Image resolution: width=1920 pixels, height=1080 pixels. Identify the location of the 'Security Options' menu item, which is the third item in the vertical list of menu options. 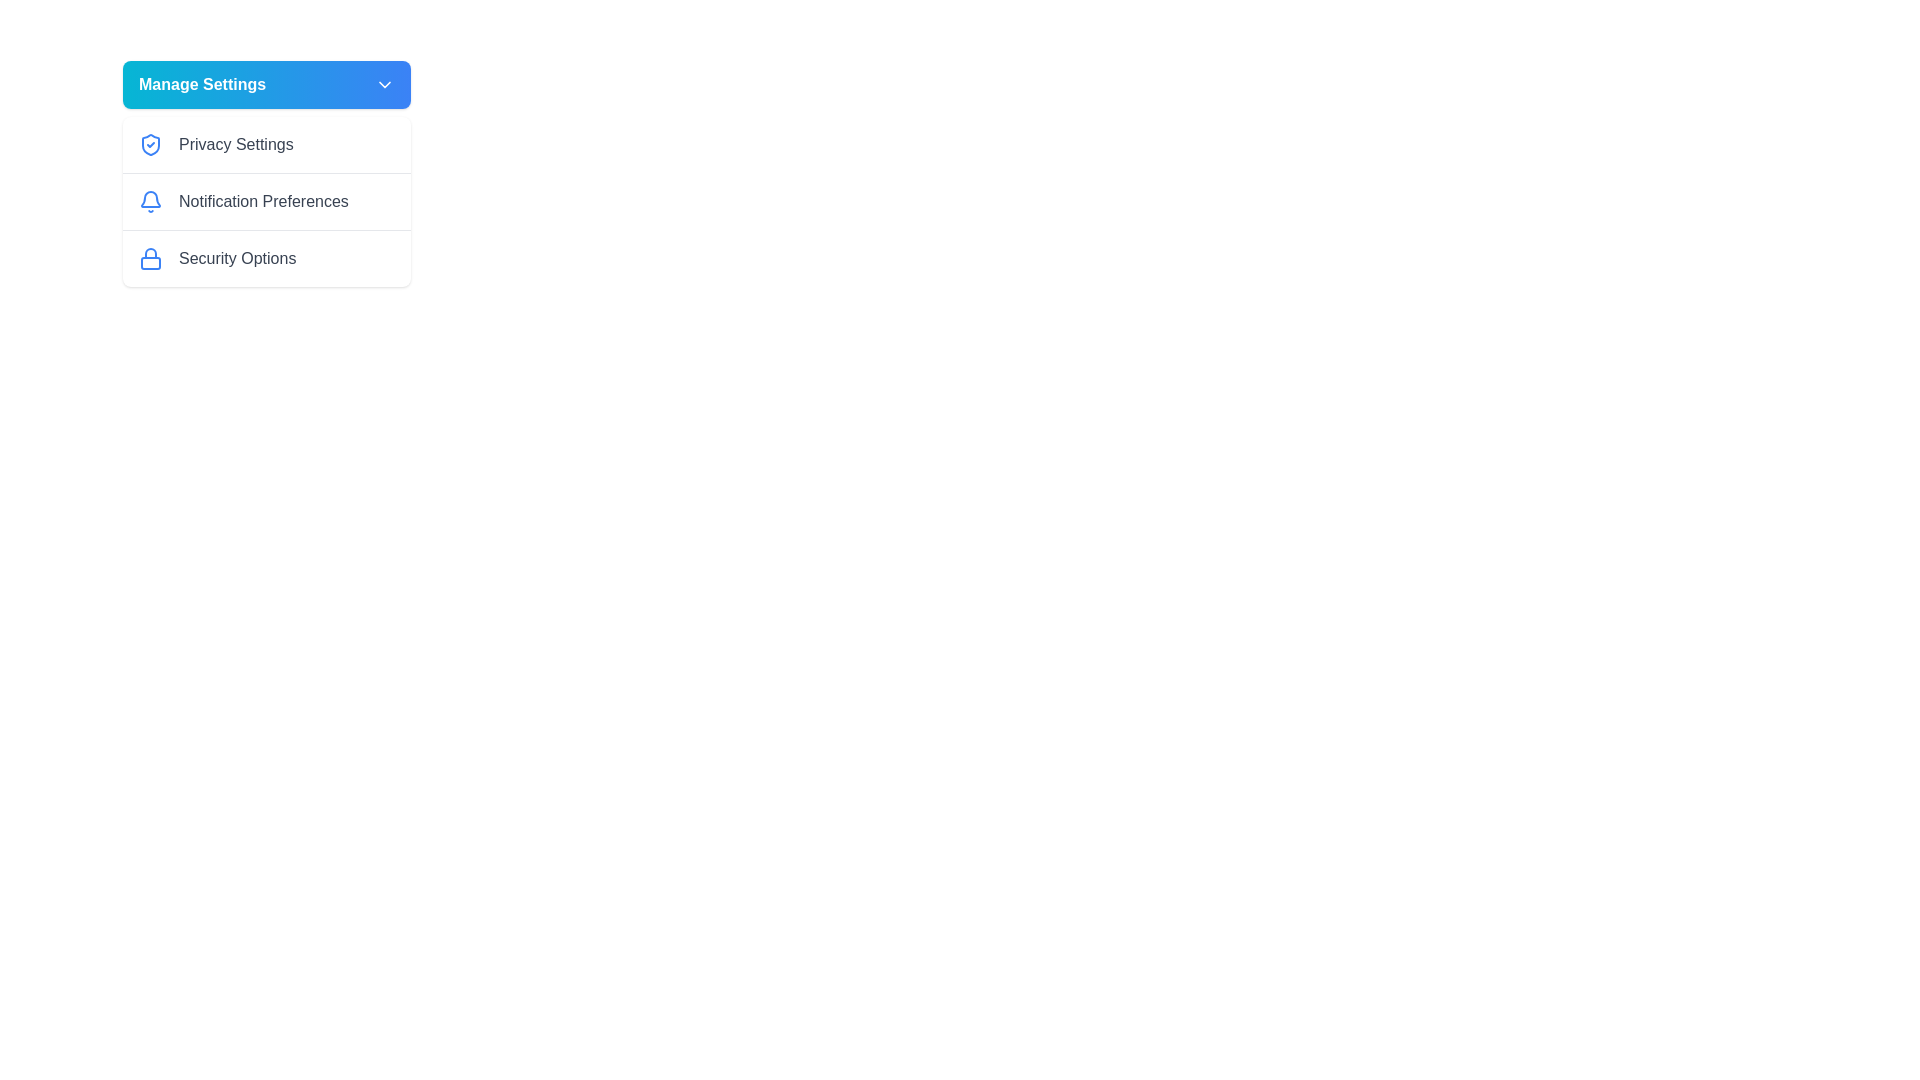
(266, 257).